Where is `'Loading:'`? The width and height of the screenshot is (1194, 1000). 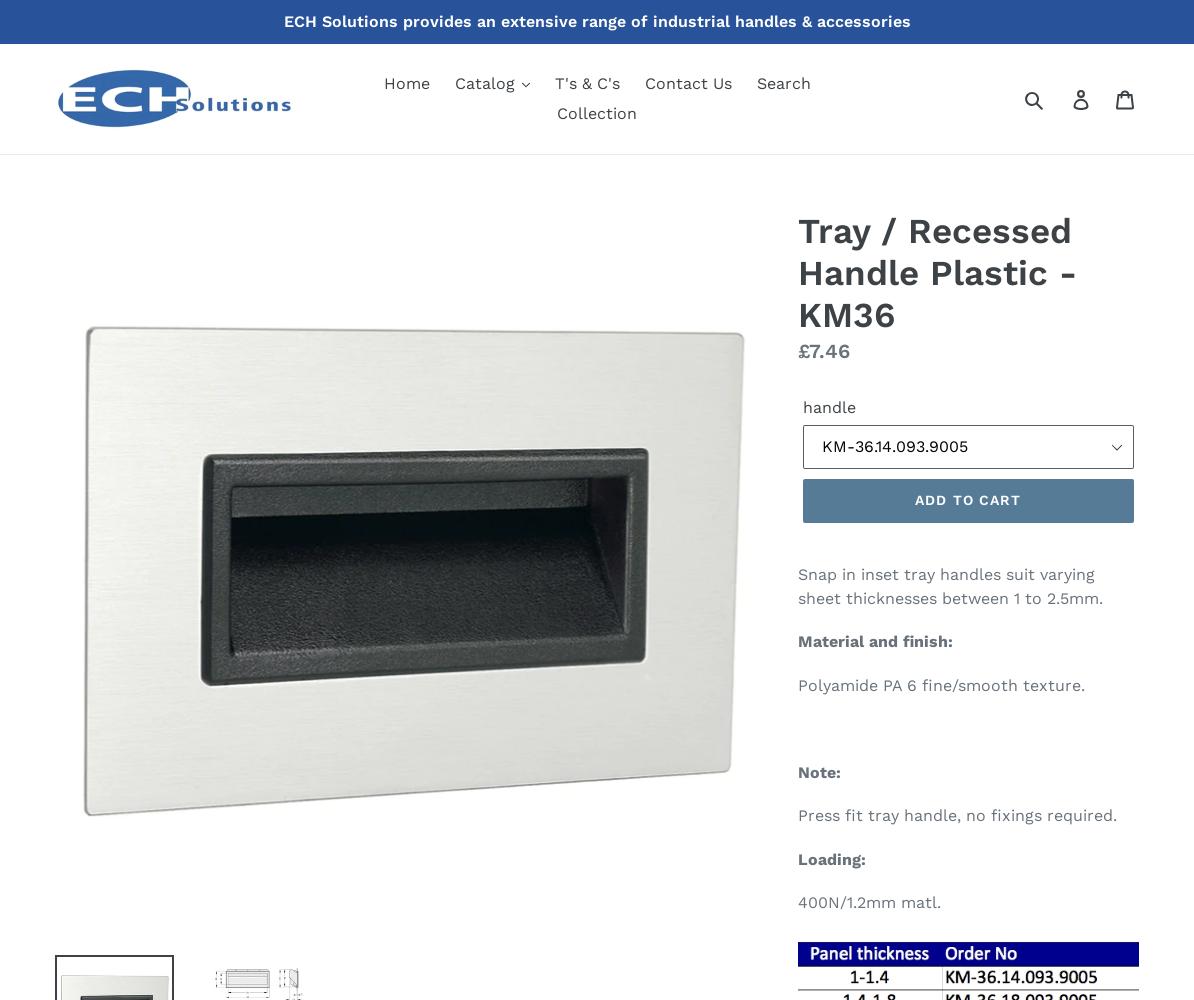
'Loading:' is located at coordinates (795, 857).